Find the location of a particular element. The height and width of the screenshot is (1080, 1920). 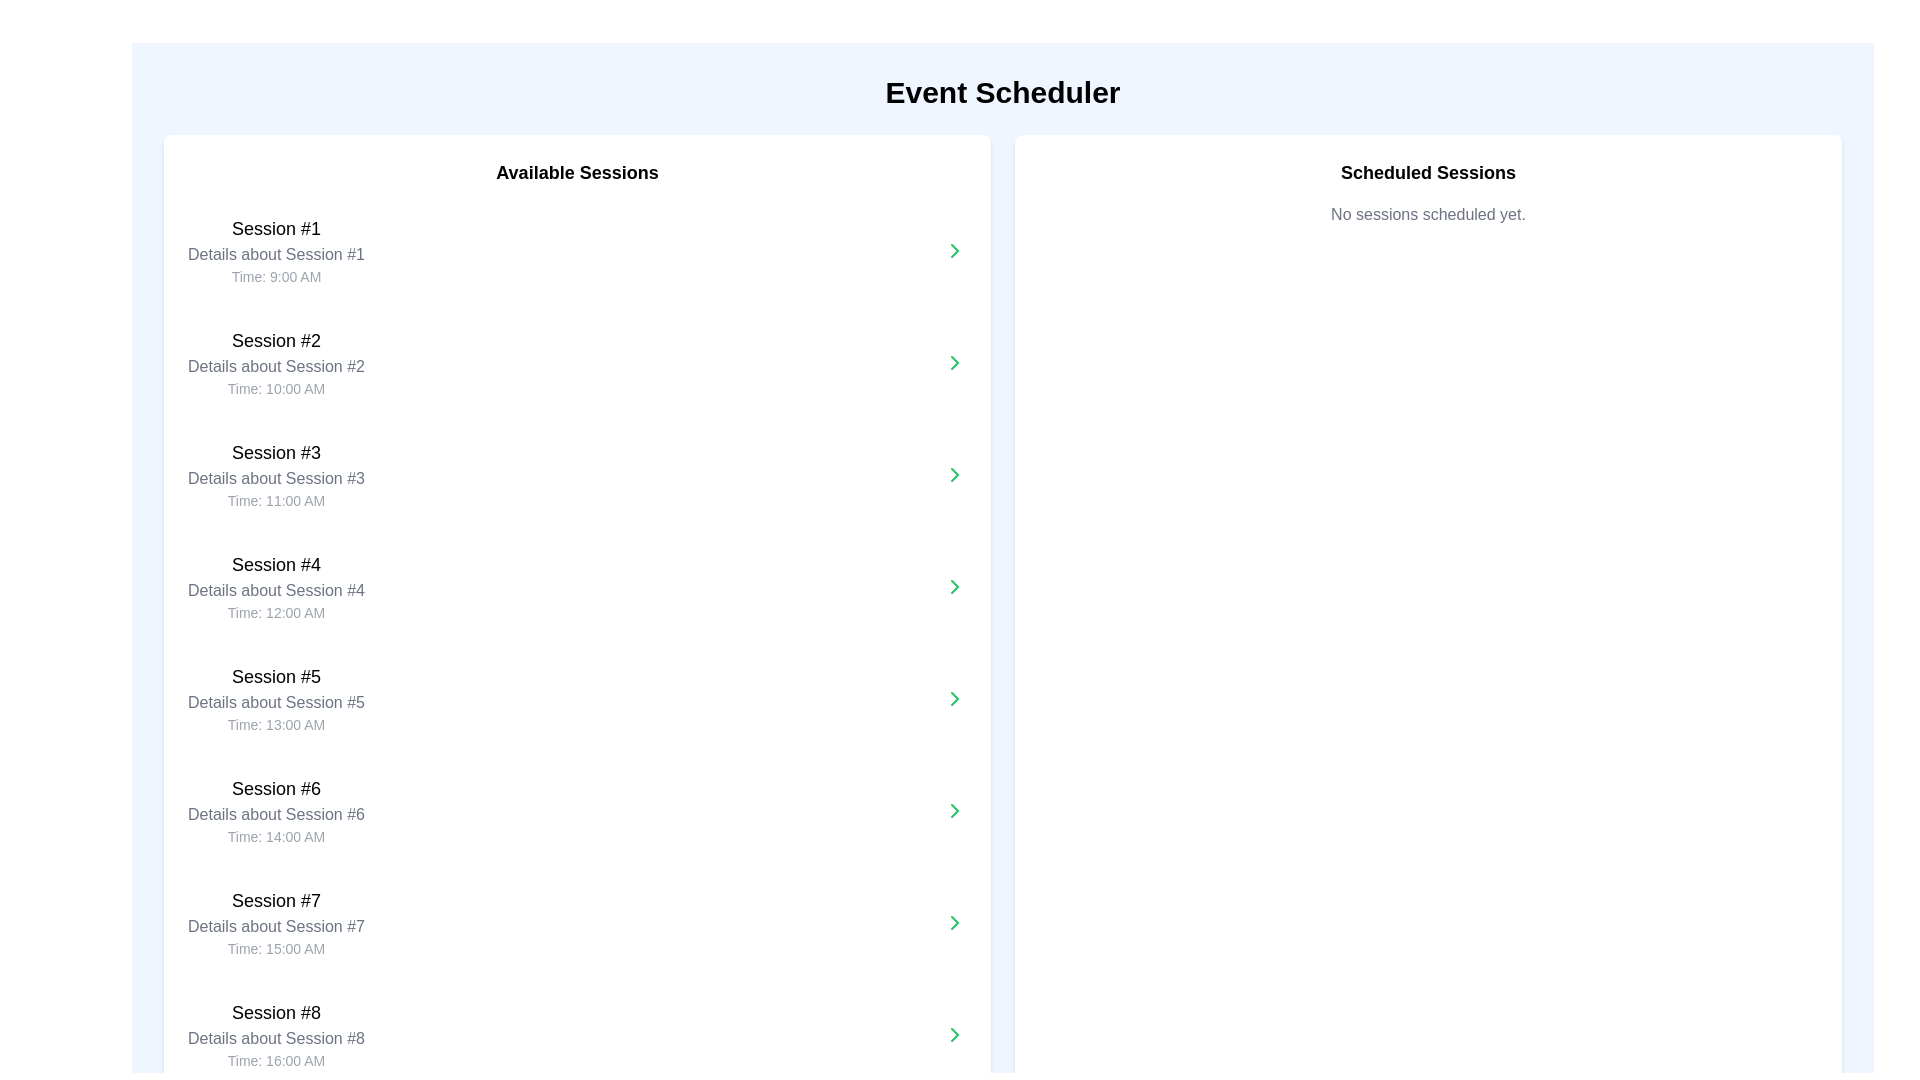

the right-pointing chevron arrow, which is the third in a vertical list under 'Available Sessions' is located at coordinates (954, 362).